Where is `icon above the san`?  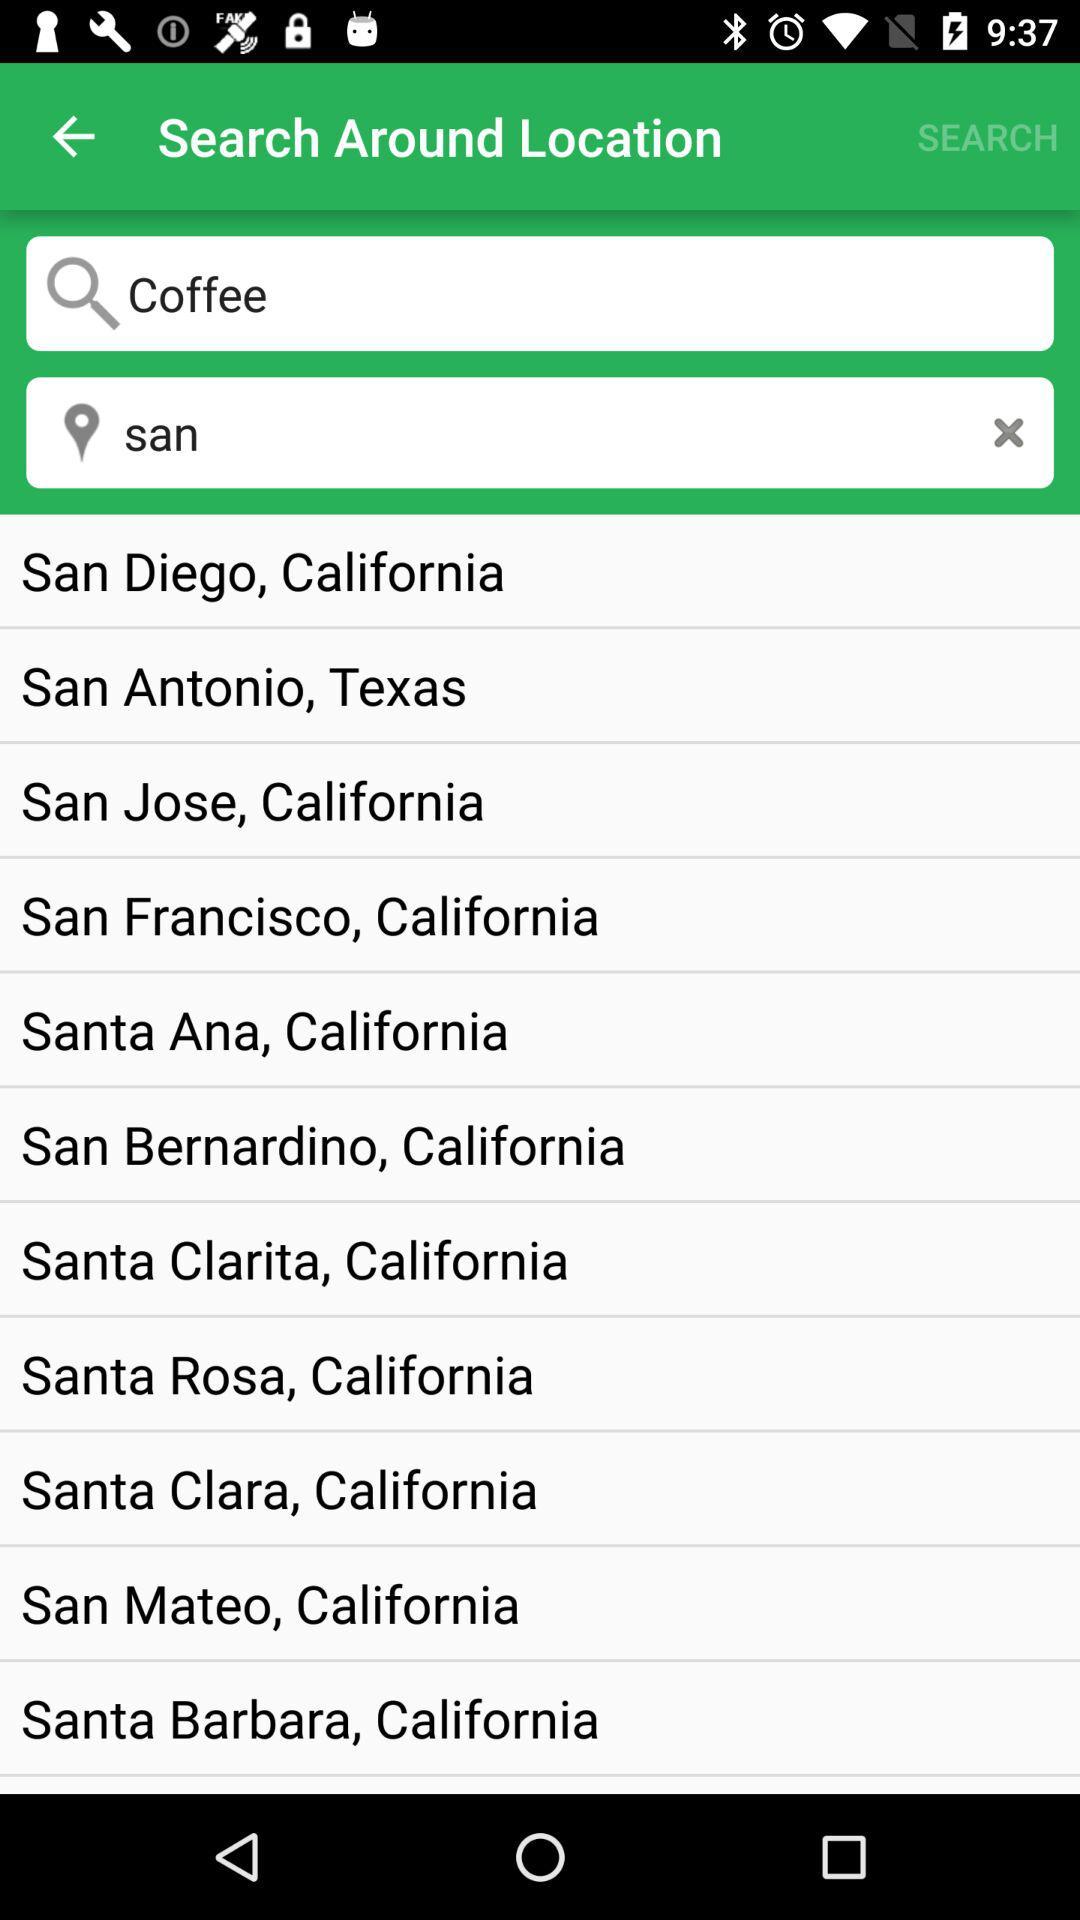 icon above the san is located at coordinates (540, 292).